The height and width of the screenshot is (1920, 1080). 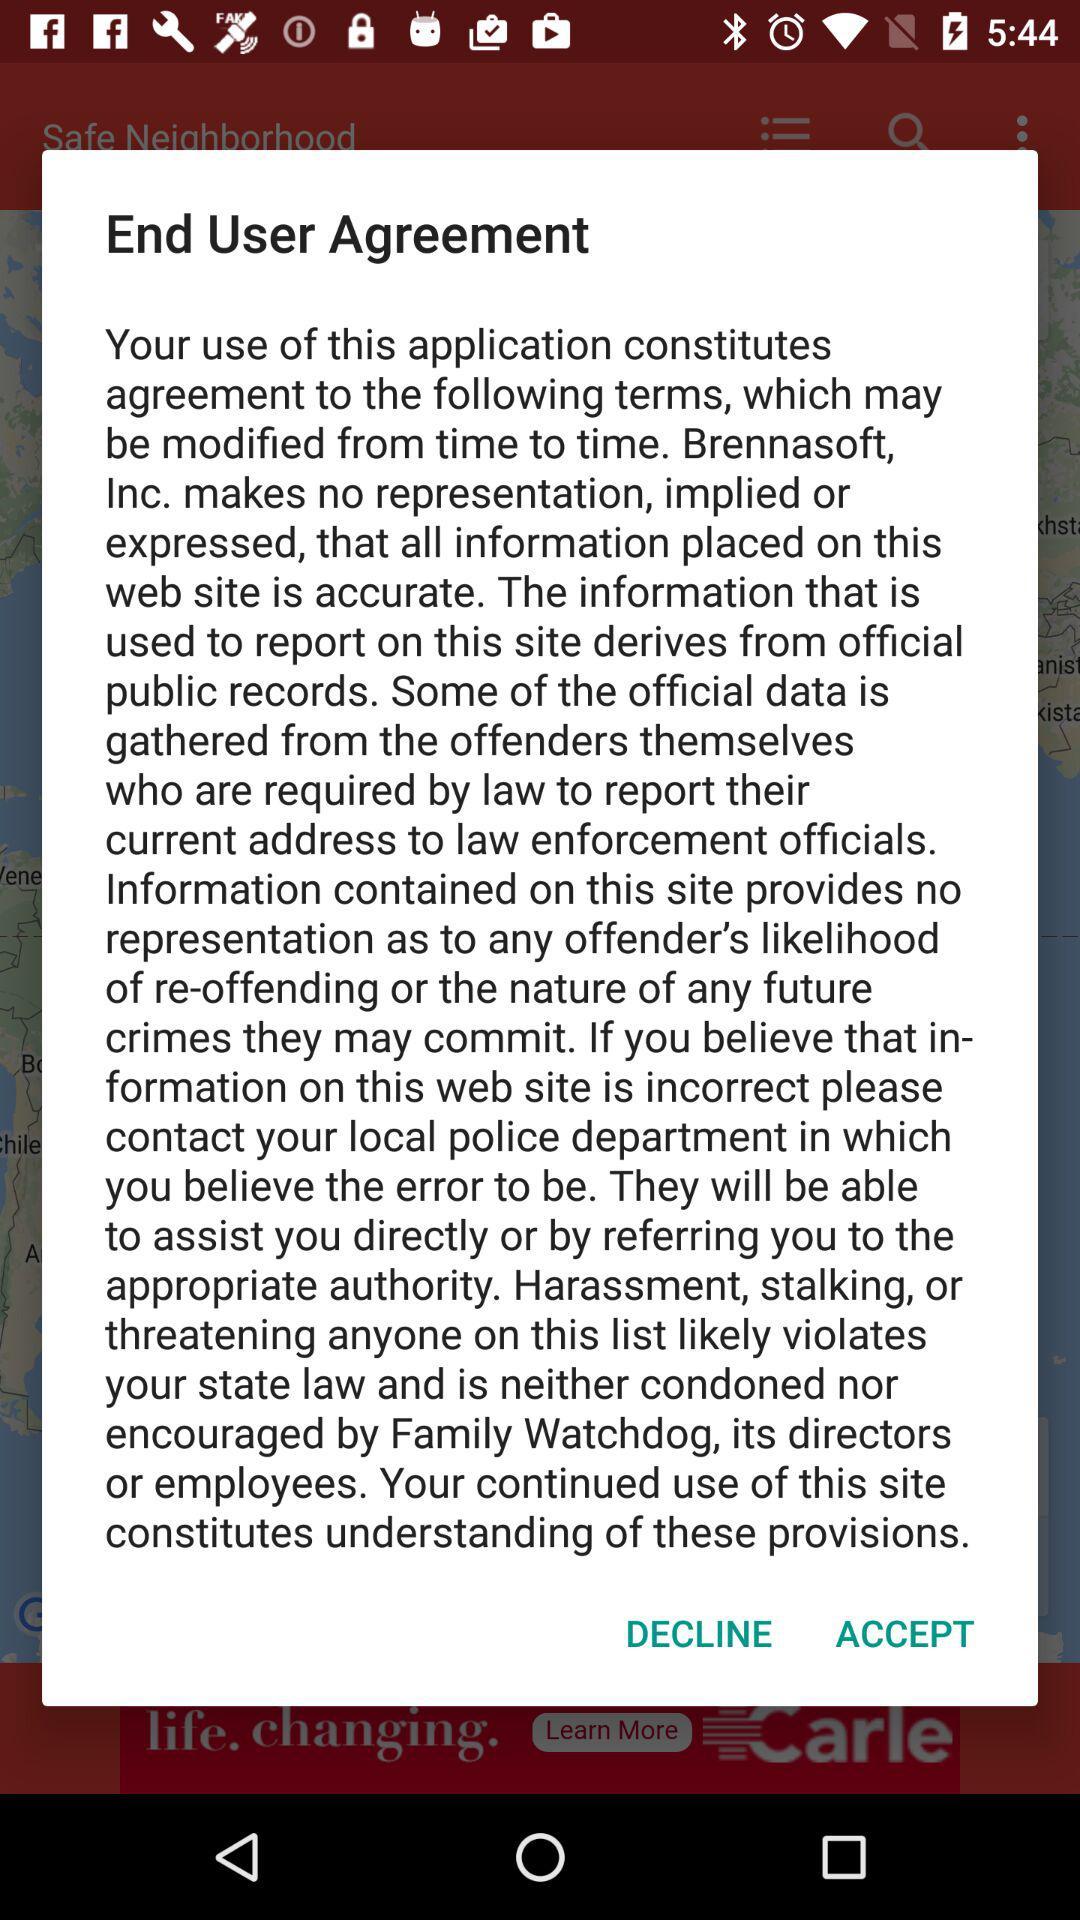 I want to click on the item at the bottom, so click(x=697, y=1632).